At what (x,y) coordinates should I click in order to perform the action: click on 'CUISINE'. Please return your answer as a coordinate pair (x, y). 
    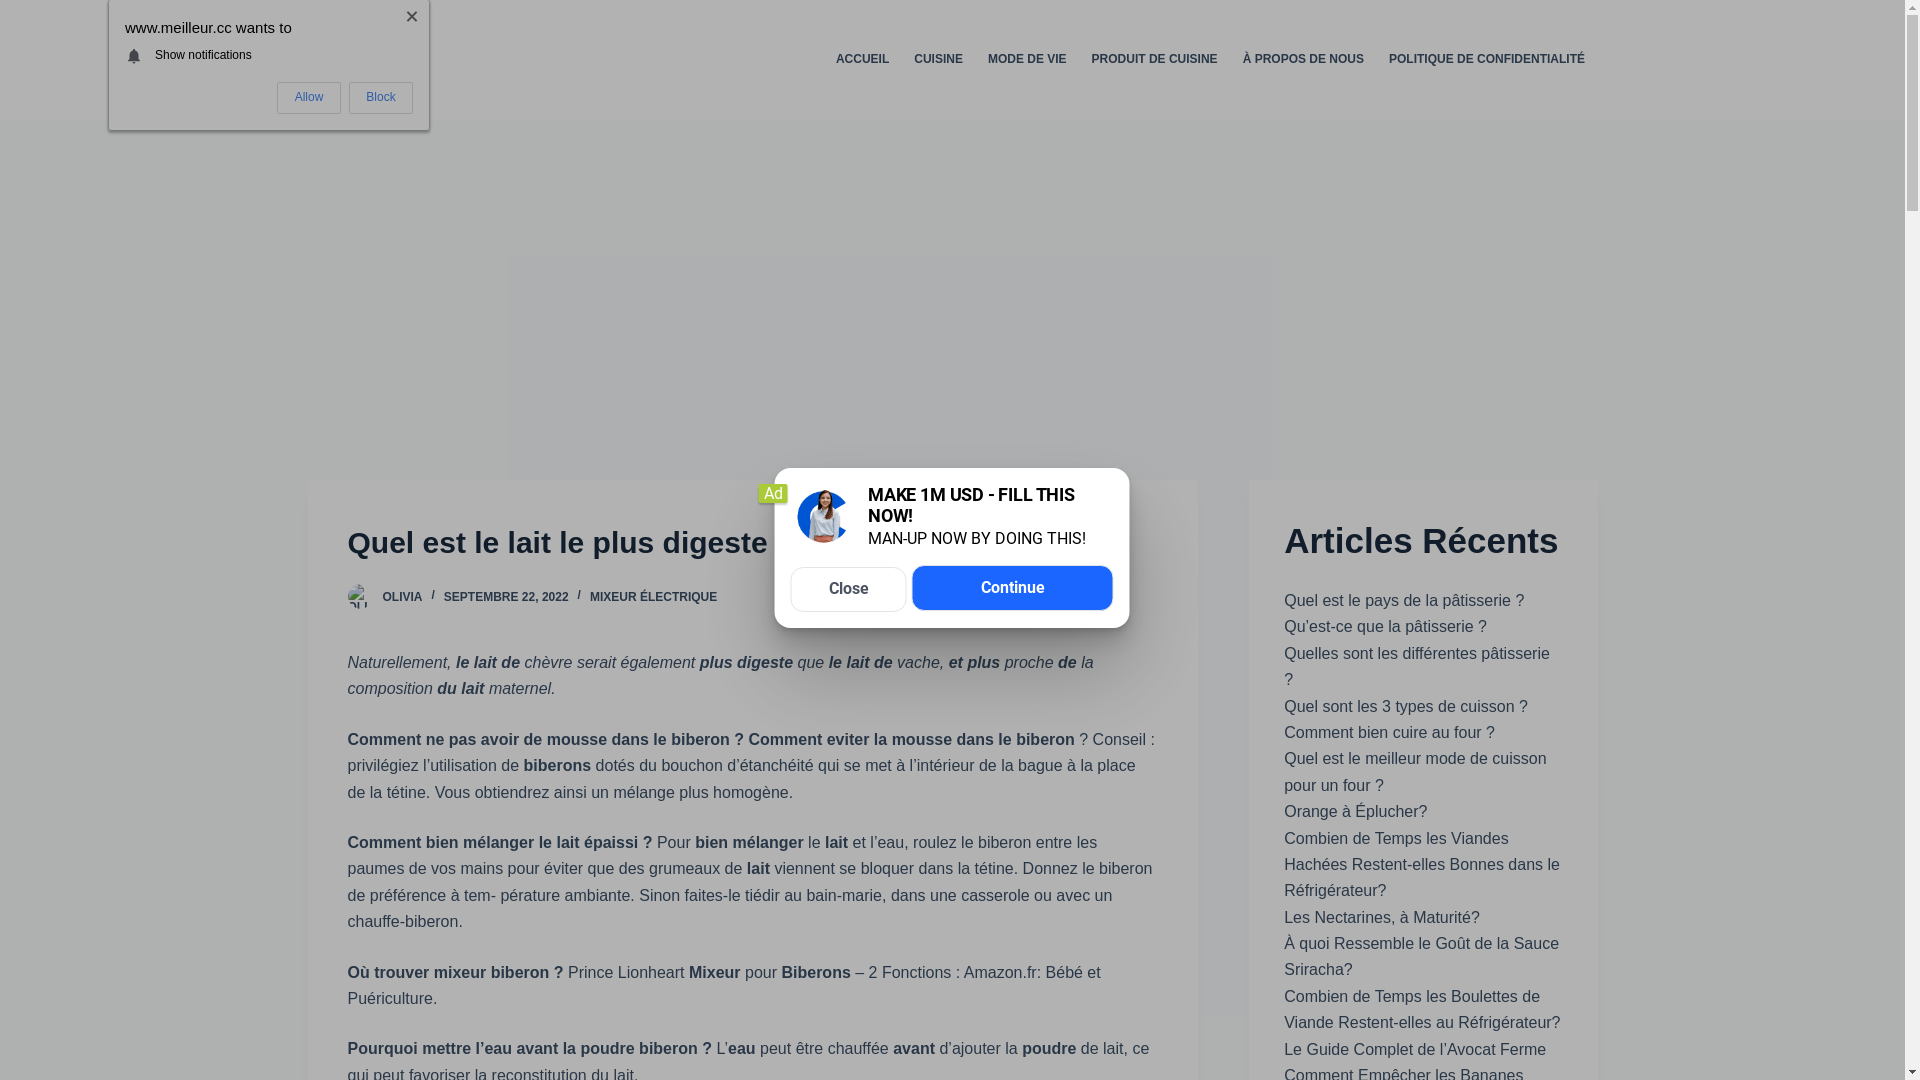
    Looking at the image, I should click on (901, 59).